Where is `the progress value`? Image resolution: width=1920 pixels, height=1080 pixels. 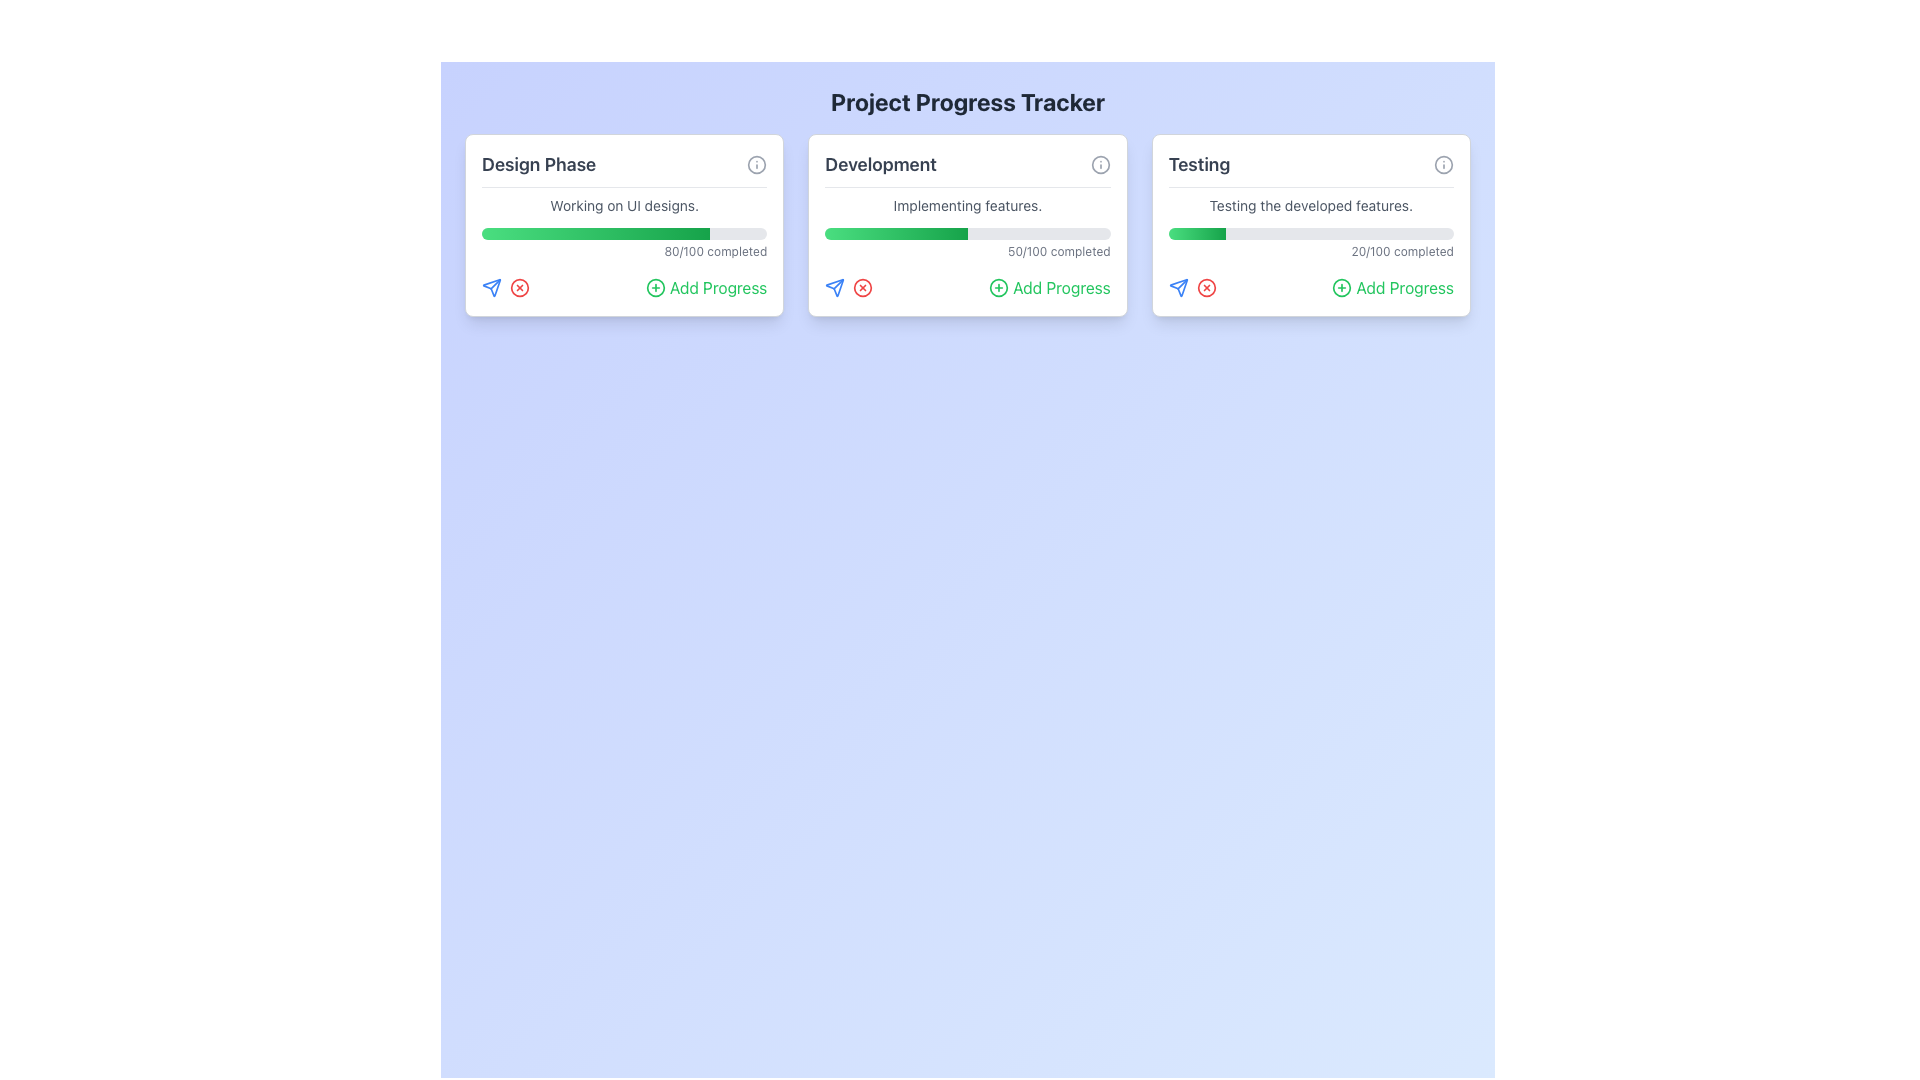 the progress value is located at coordinates (1167, 233).